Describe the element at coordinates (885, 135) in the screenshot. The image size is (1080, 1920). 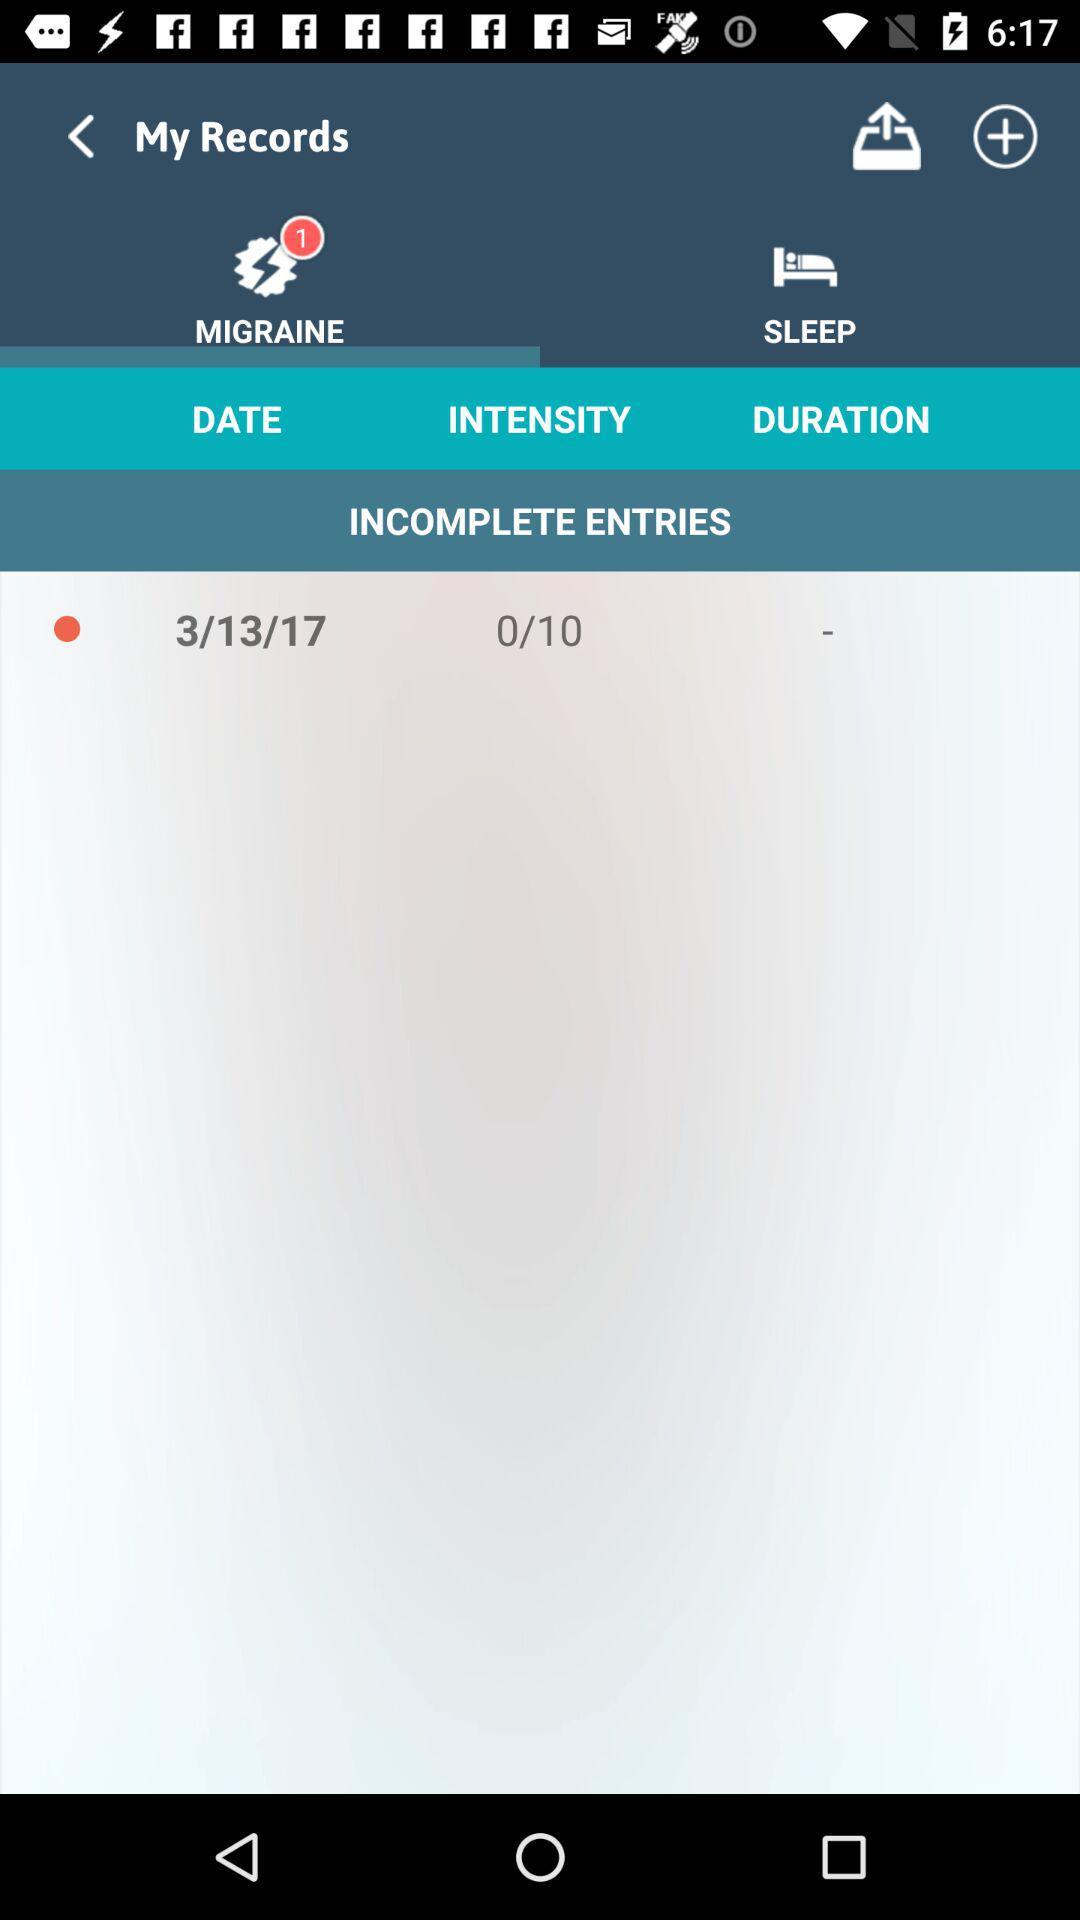
I see `the icon next to my records icon` at that location.